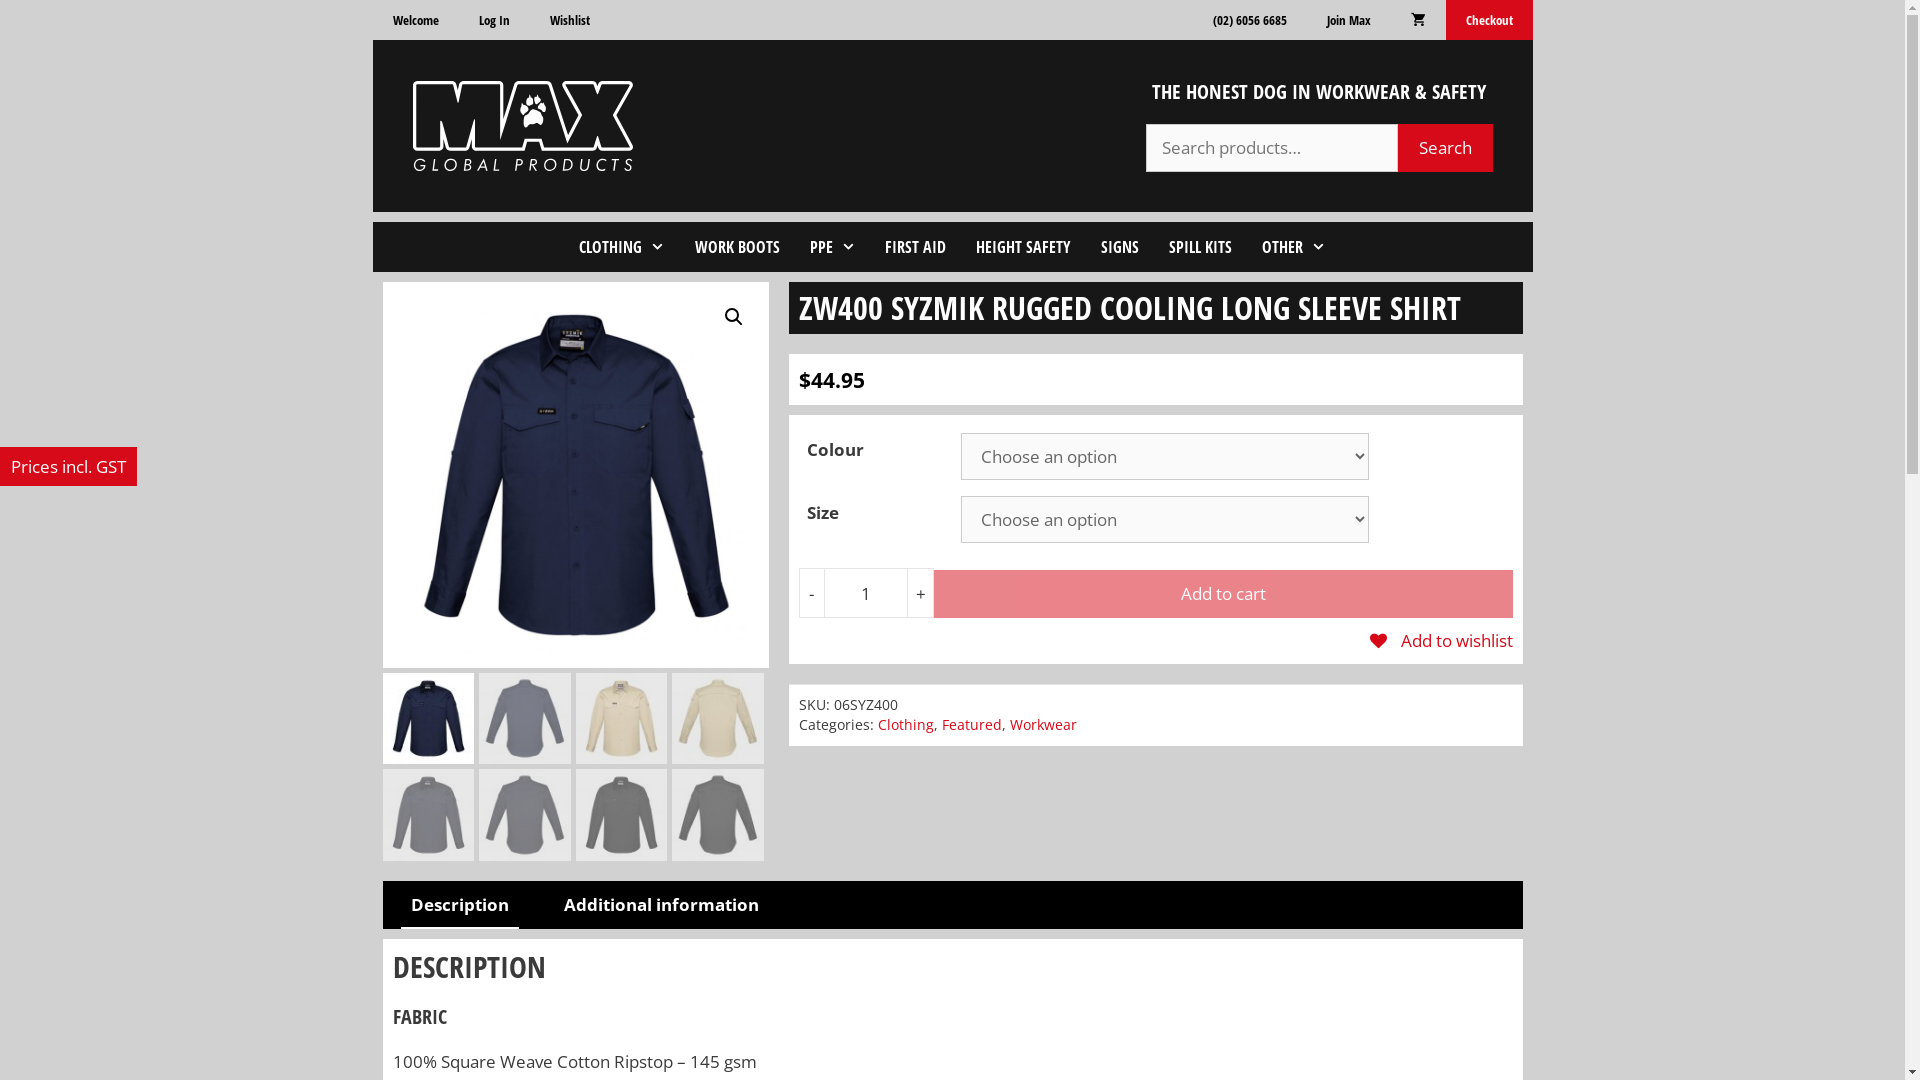  Describe the element at coordinates (914, 245) in the screenshot. I see `'FIRST AID'` at that location.